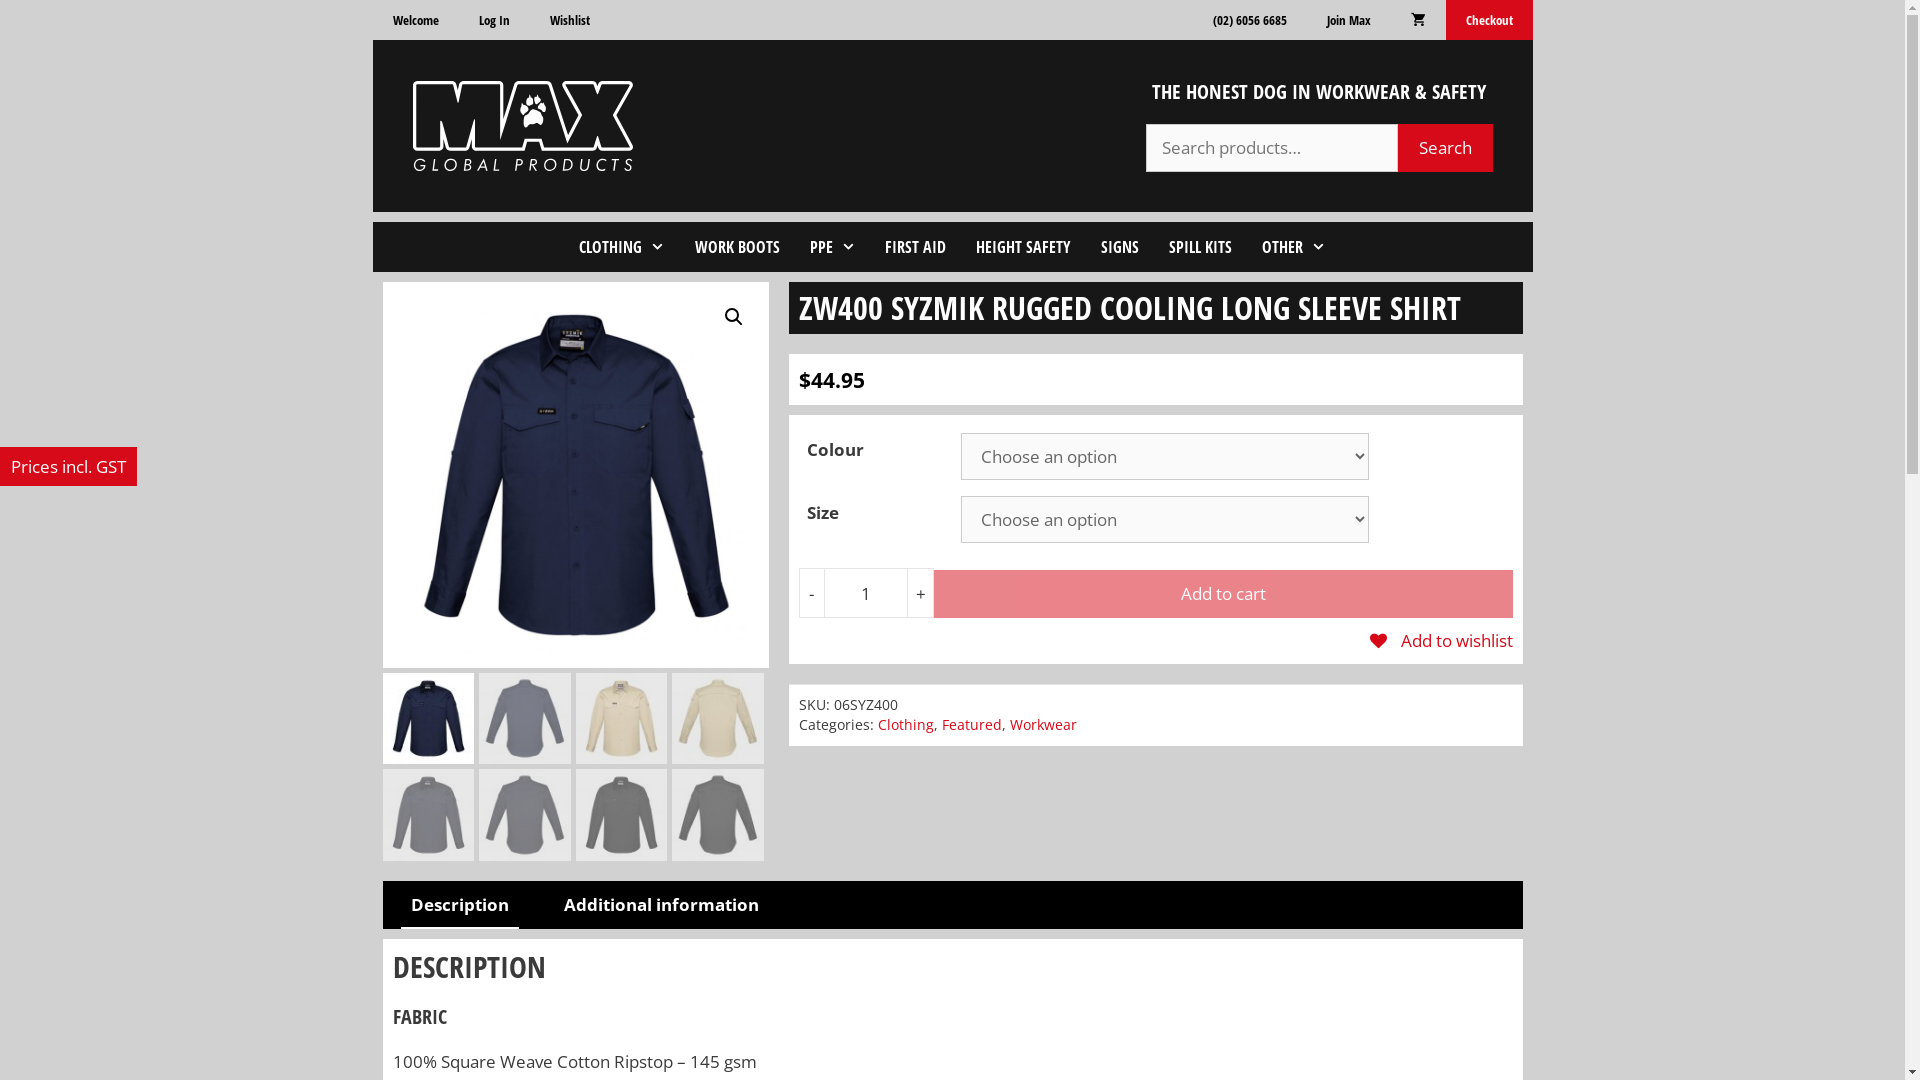  Describe the element at coordinates (914, 245) in the screenshot. I see `'FIRST AID'` at that location.